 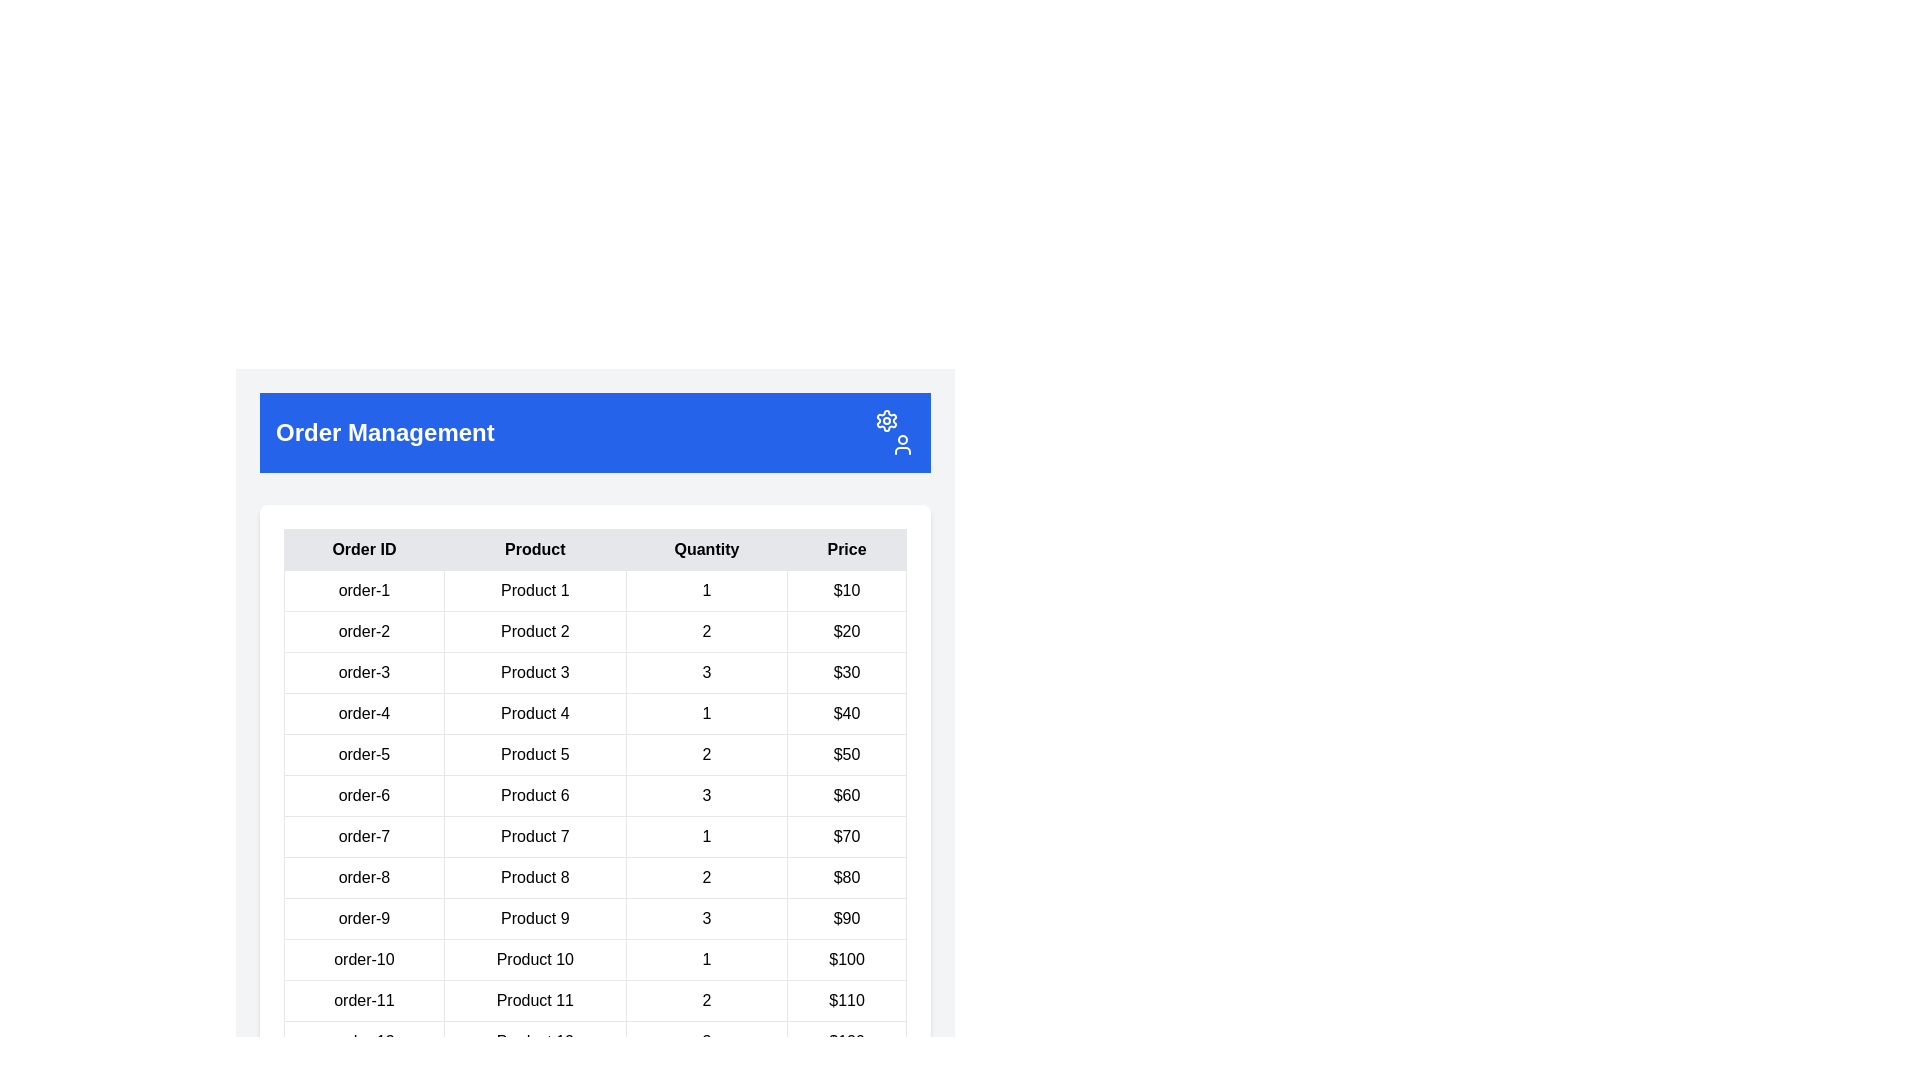 What do you see at coordinates (847, 632) in the screenshot?
I see `the static text block displaying the price of "$20" for "Product 2" in the fourth column of the table` at bounding box center [847, 632].